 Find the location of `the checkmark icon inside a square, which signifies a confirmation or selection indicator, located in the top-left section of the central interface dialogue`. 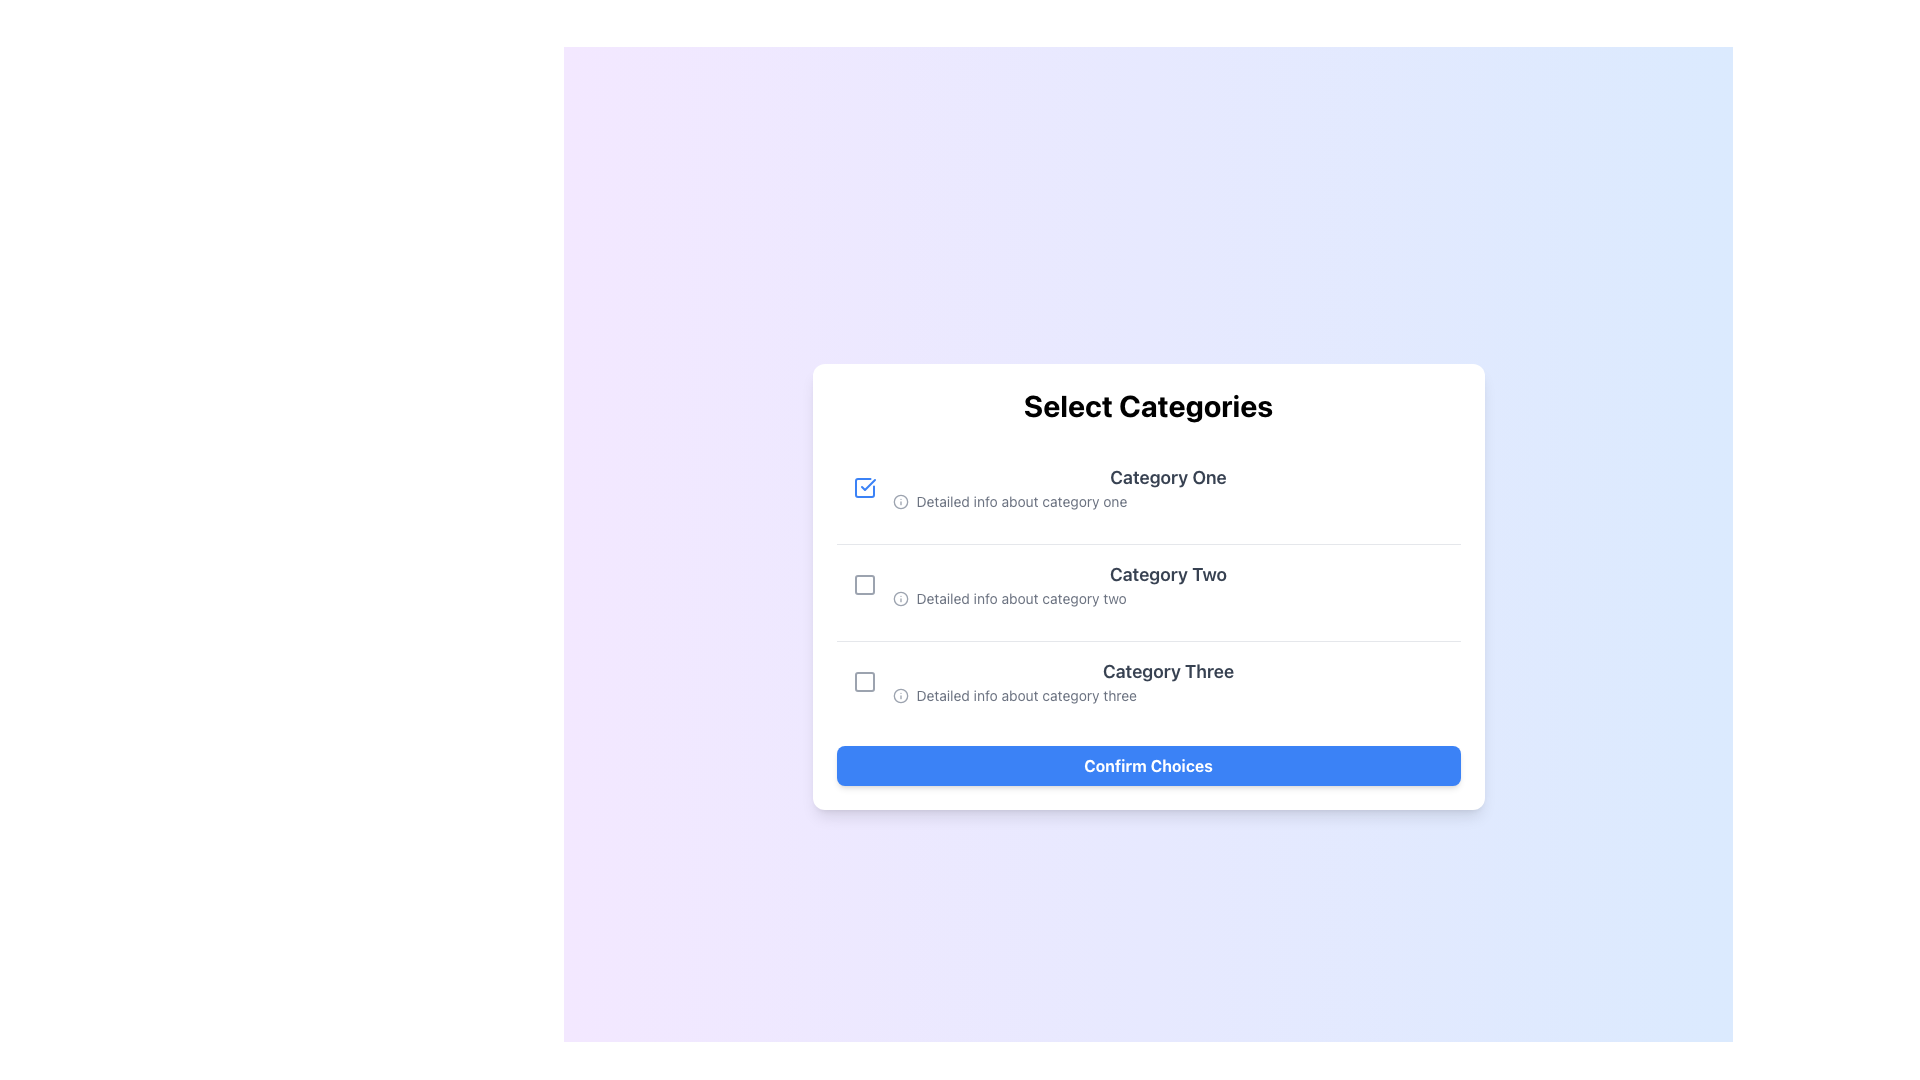

the checkmark icon inside a square, which signifies a confirmation or selection indicator, located in the top-left section of the central interface dialogue is located at coordinates (868, 485).